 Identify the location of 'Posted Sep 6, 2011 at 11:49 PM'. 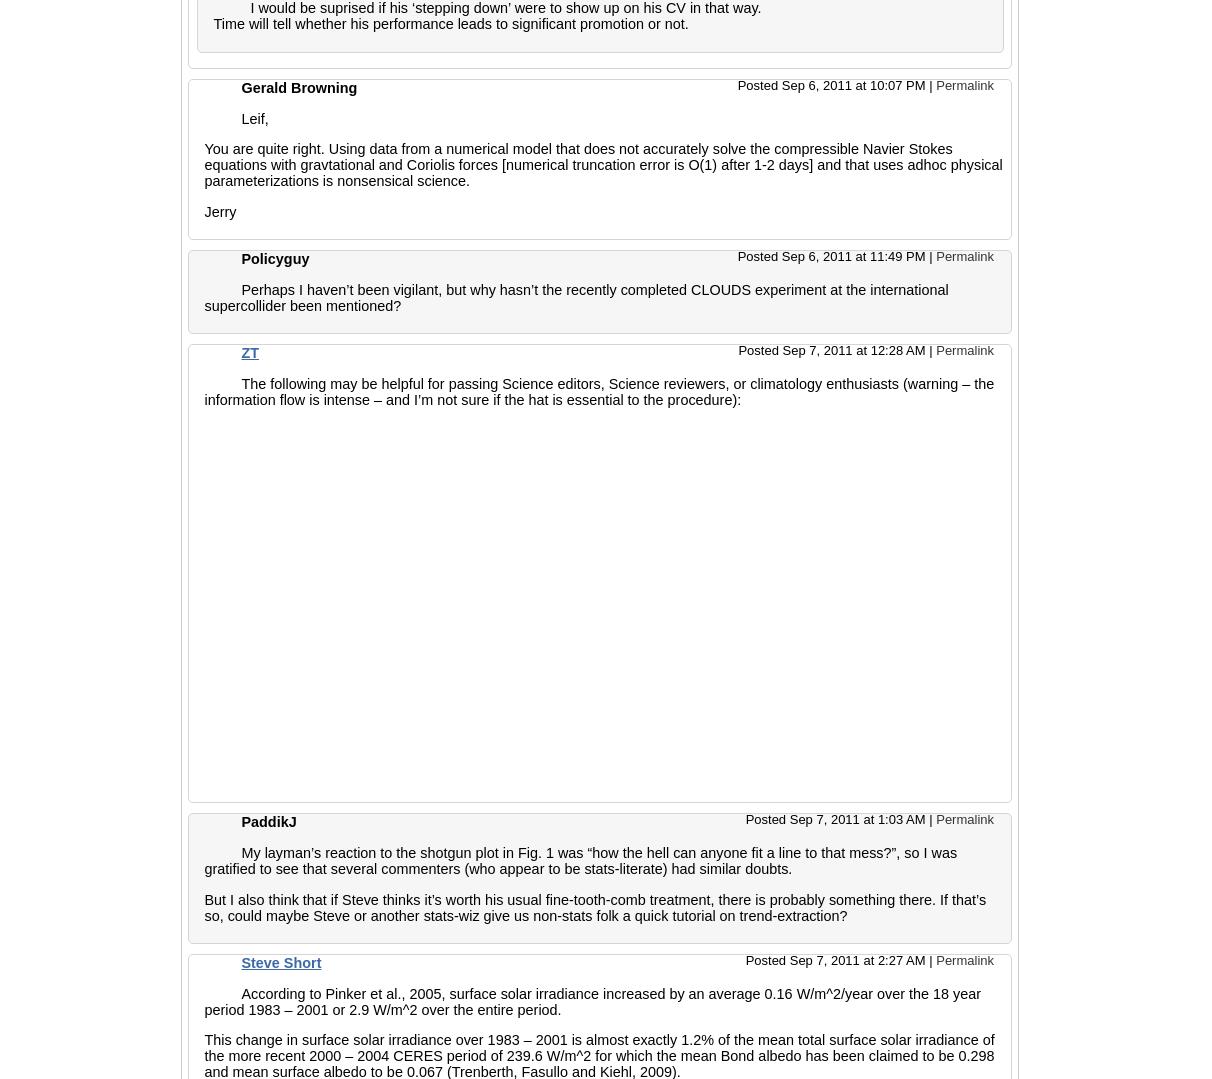
(832, 256).